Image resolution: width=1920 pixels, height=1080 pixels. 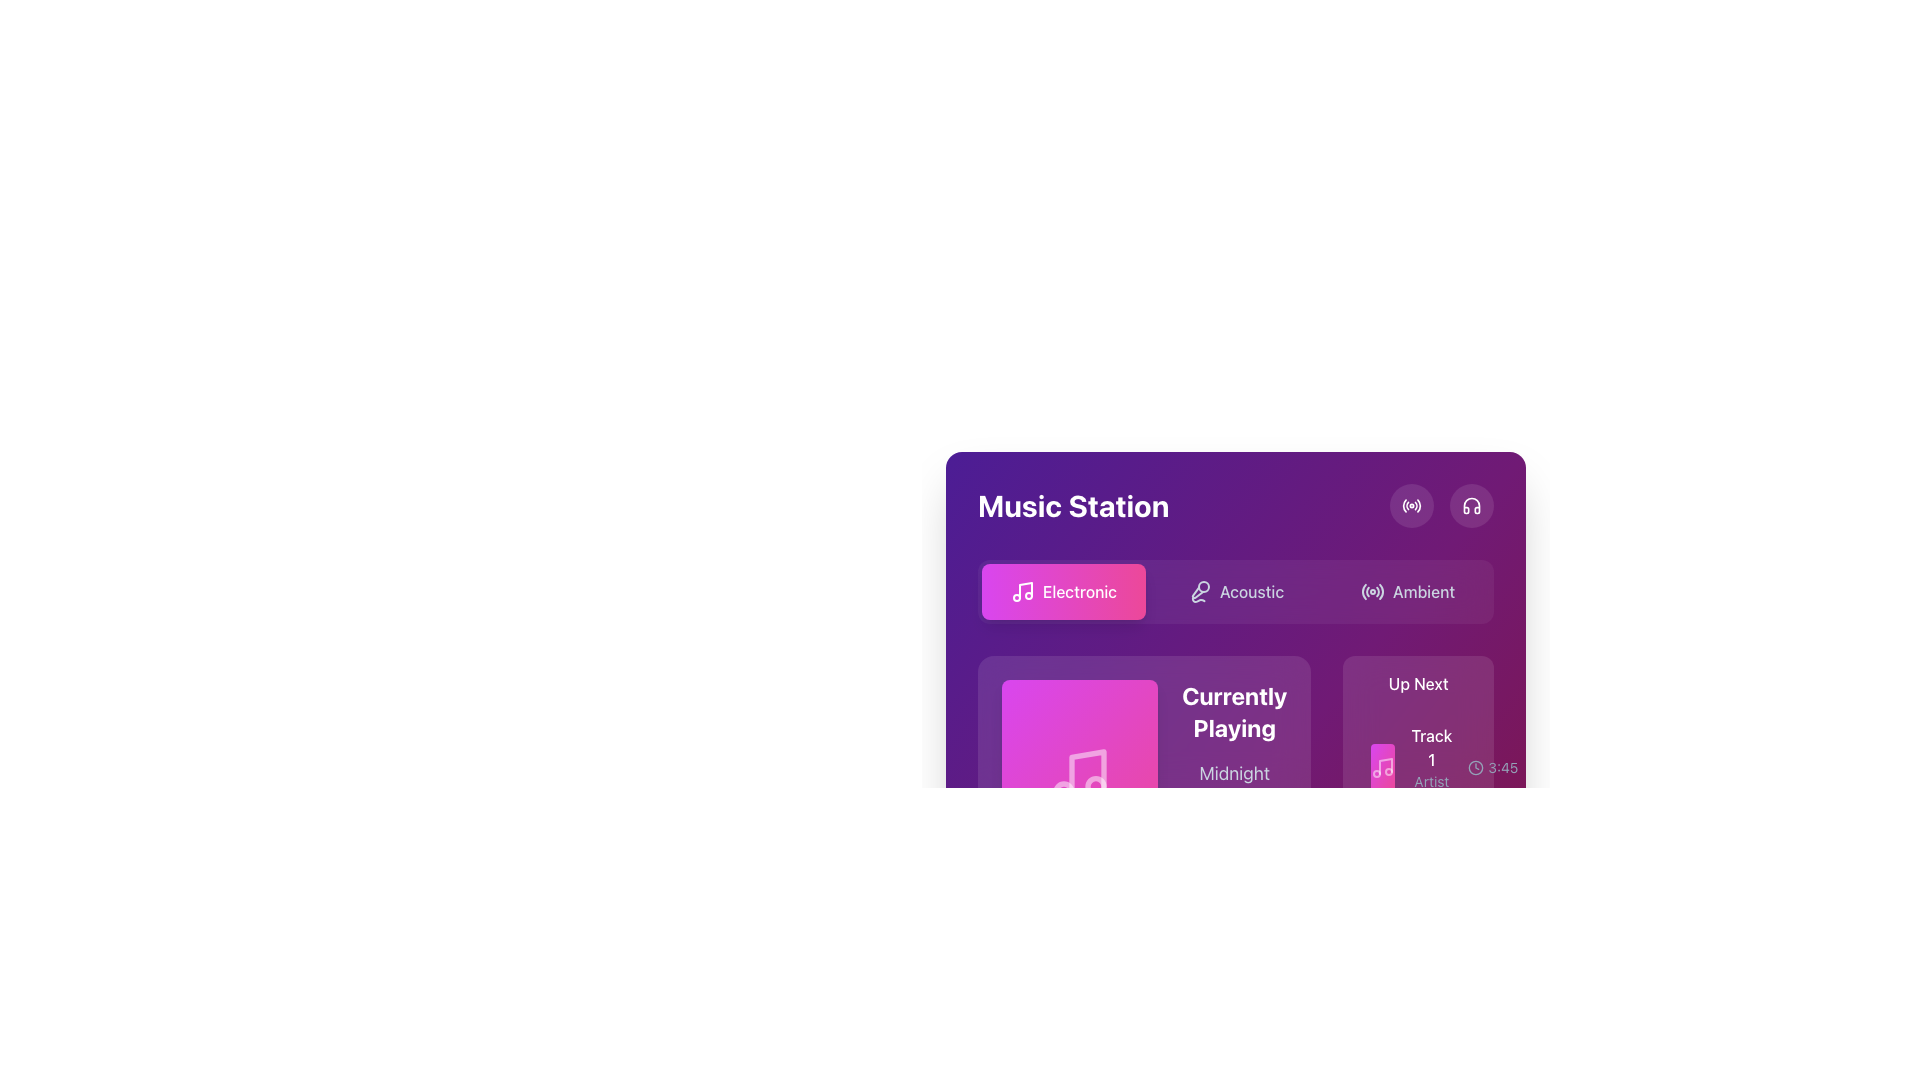 What do you see at coordinates (1251, 590) in the screenshot?
I see `the text label displaying 'Acoustic' which is part of a selection group and situated to the right of a microphone icon` at bounding box center [1251, 590].